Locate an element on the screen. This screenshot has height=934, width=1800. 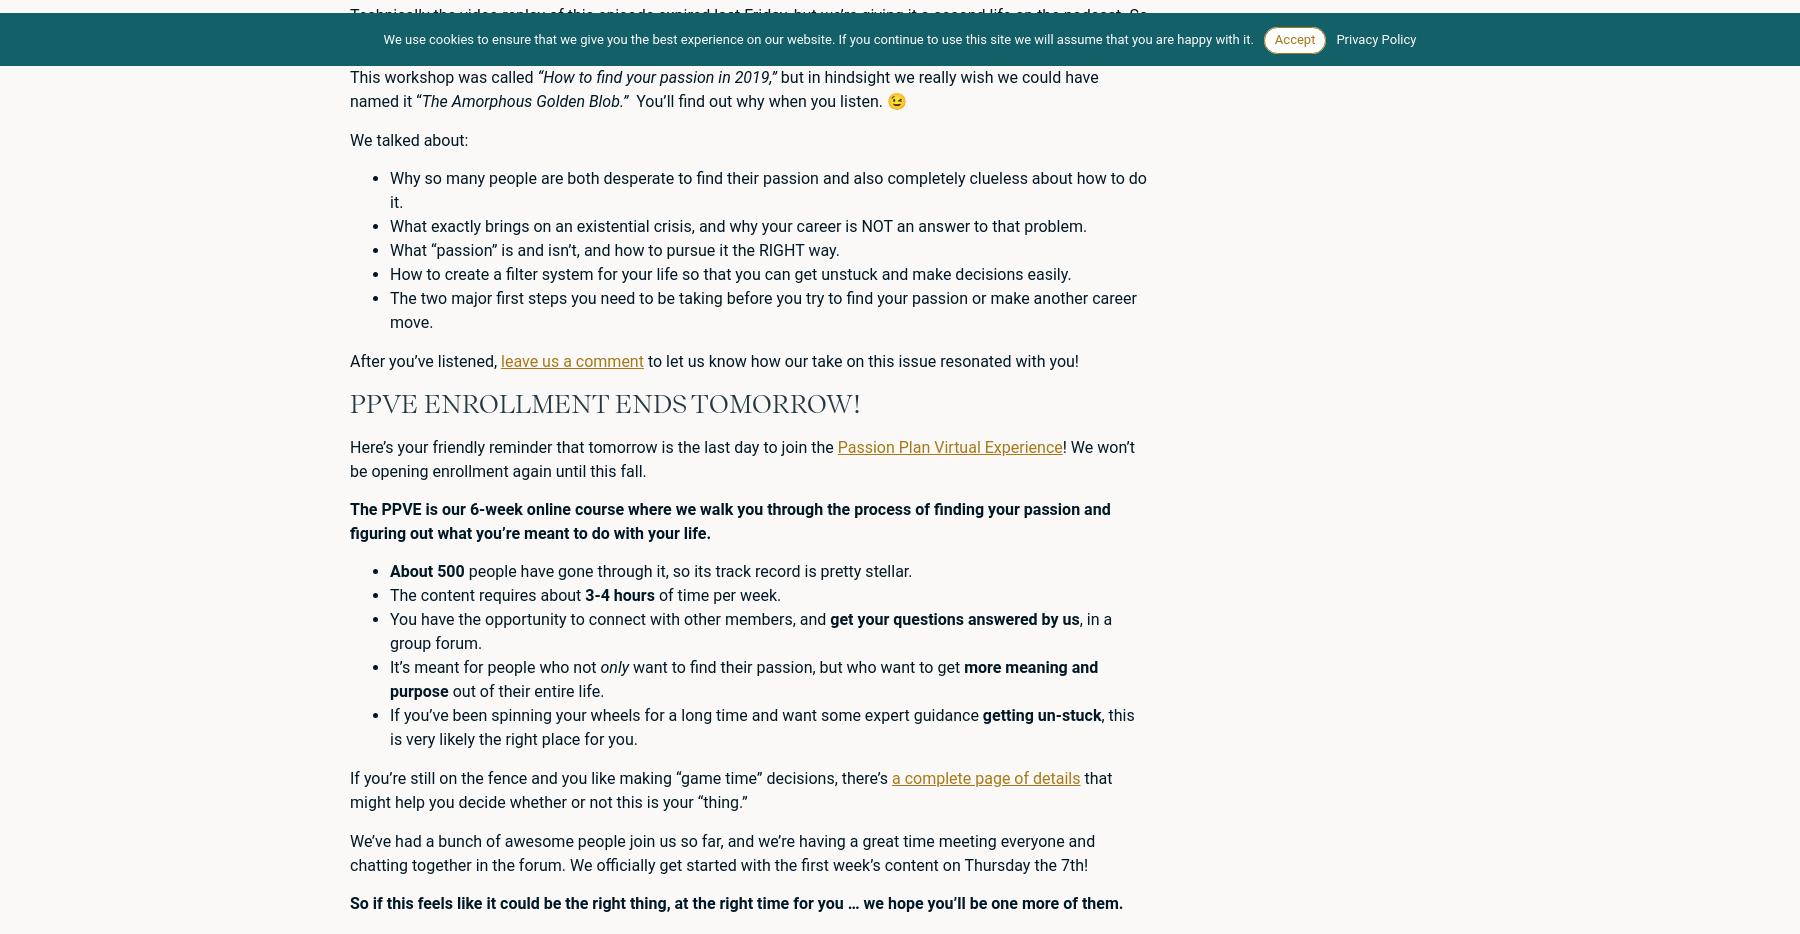
'getting un-stuck' is located at coordinates (1041, 715).